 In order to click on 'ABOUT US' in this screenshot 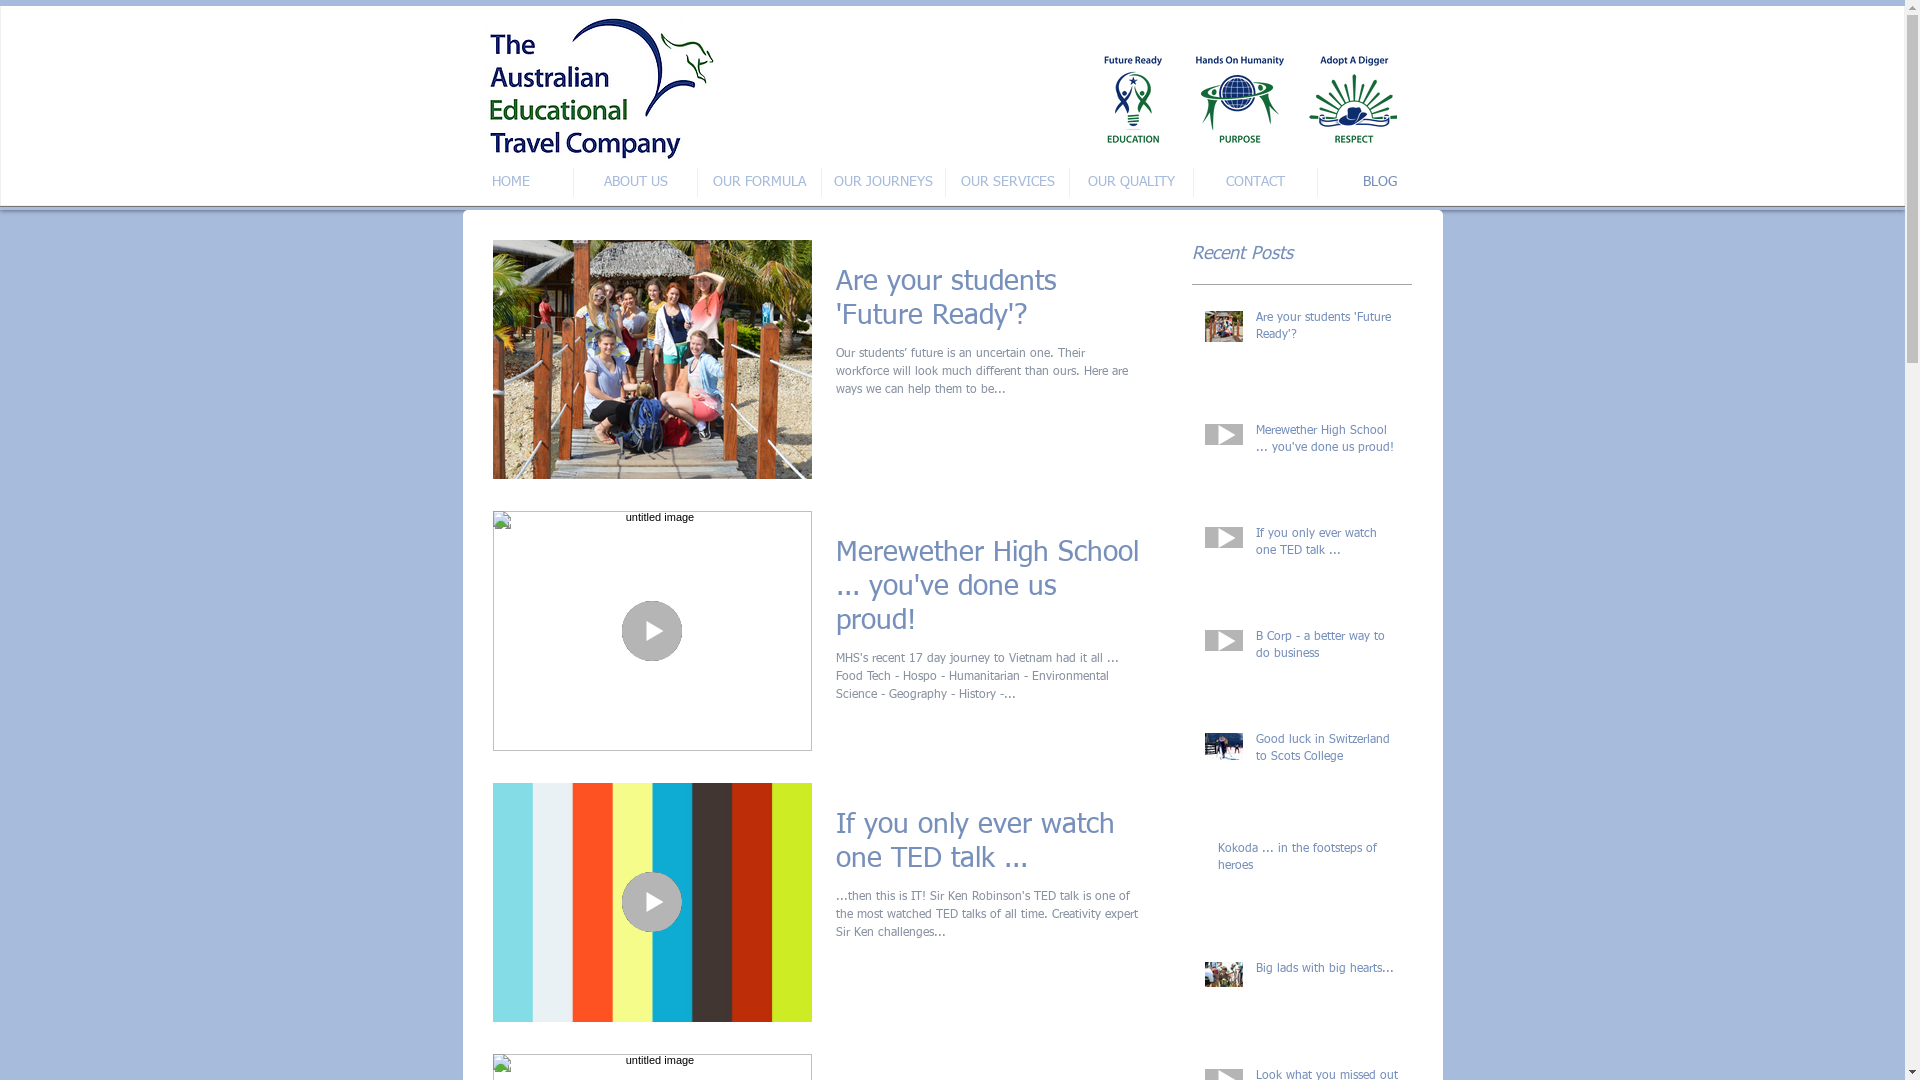, I will do `click(634, 182)`.